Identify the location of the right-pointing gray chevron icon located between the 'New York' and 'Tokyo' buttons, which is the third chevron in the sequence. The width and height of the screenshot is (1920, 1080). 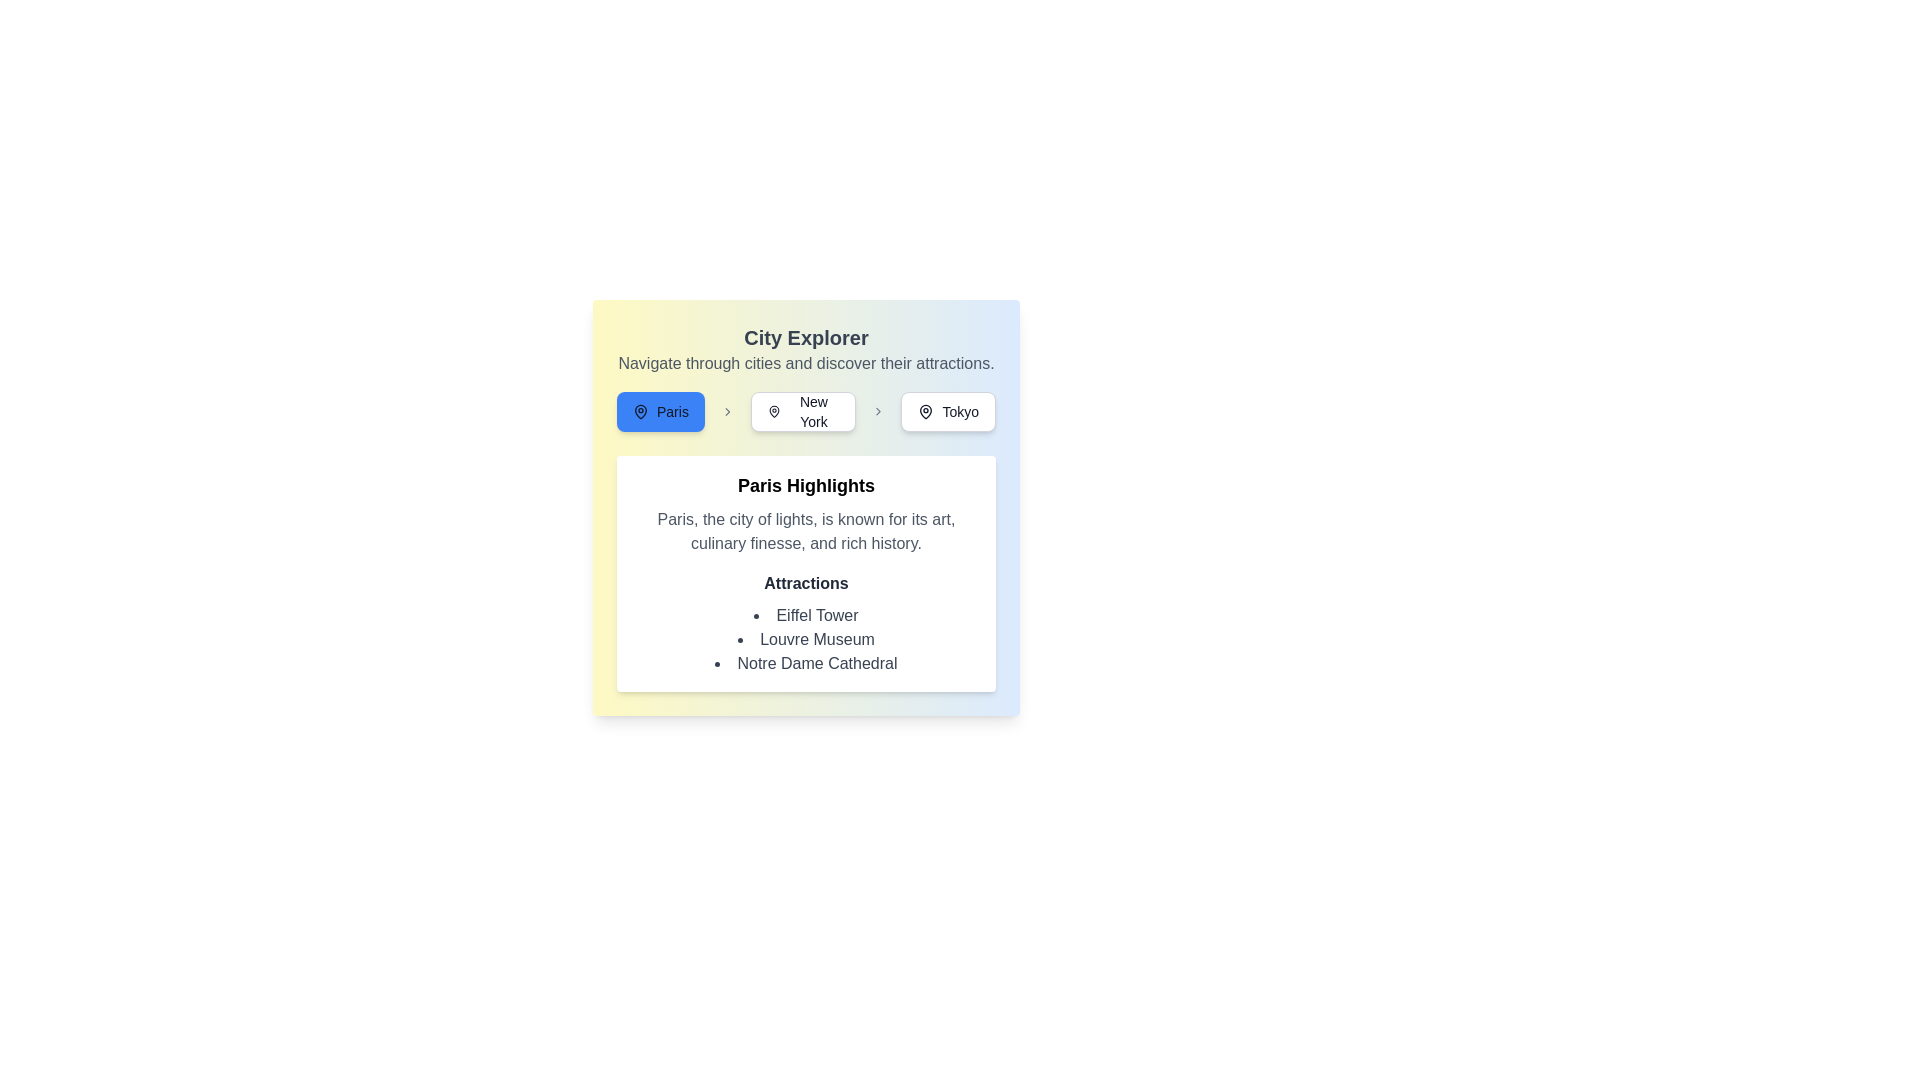
(878, 411).